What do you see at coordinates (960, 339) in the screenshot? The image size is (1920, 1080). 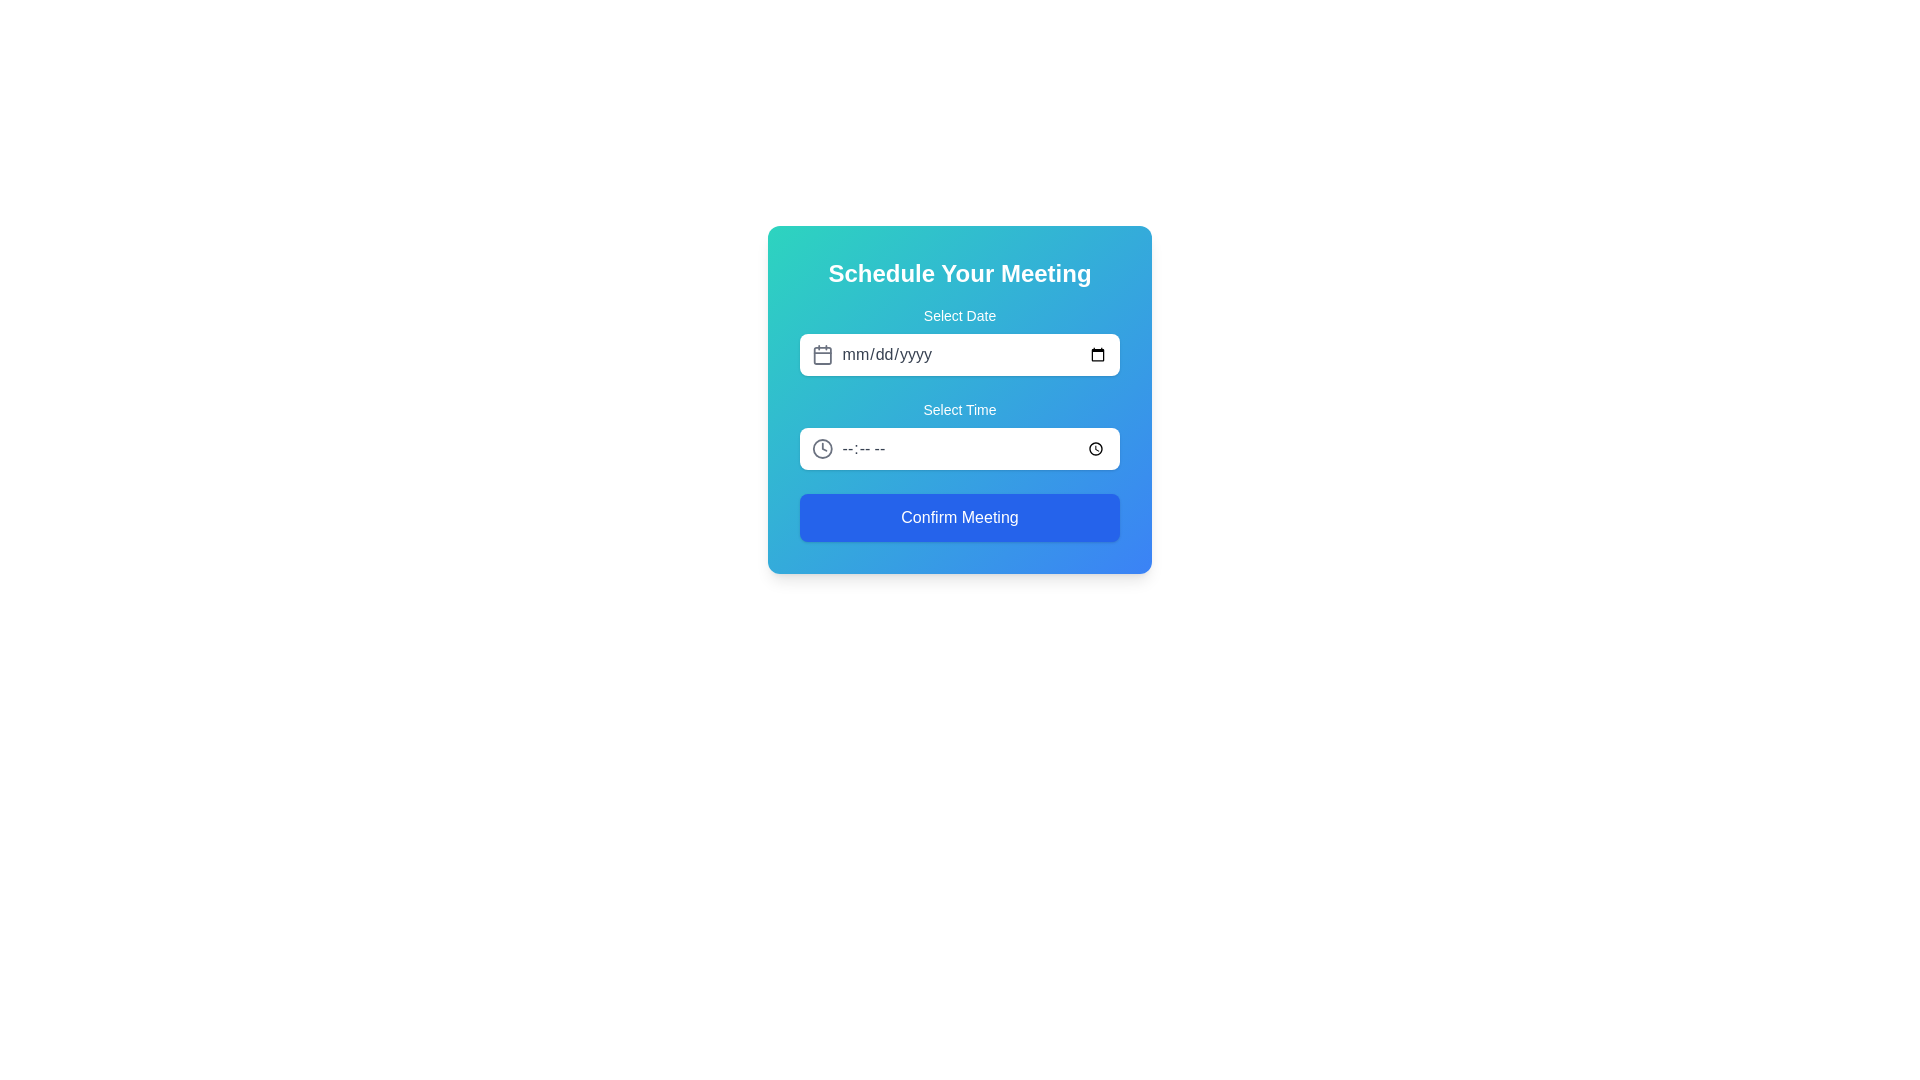 I see `the Date input field labeled 'Select Date'` at bounding box center [960, 339].